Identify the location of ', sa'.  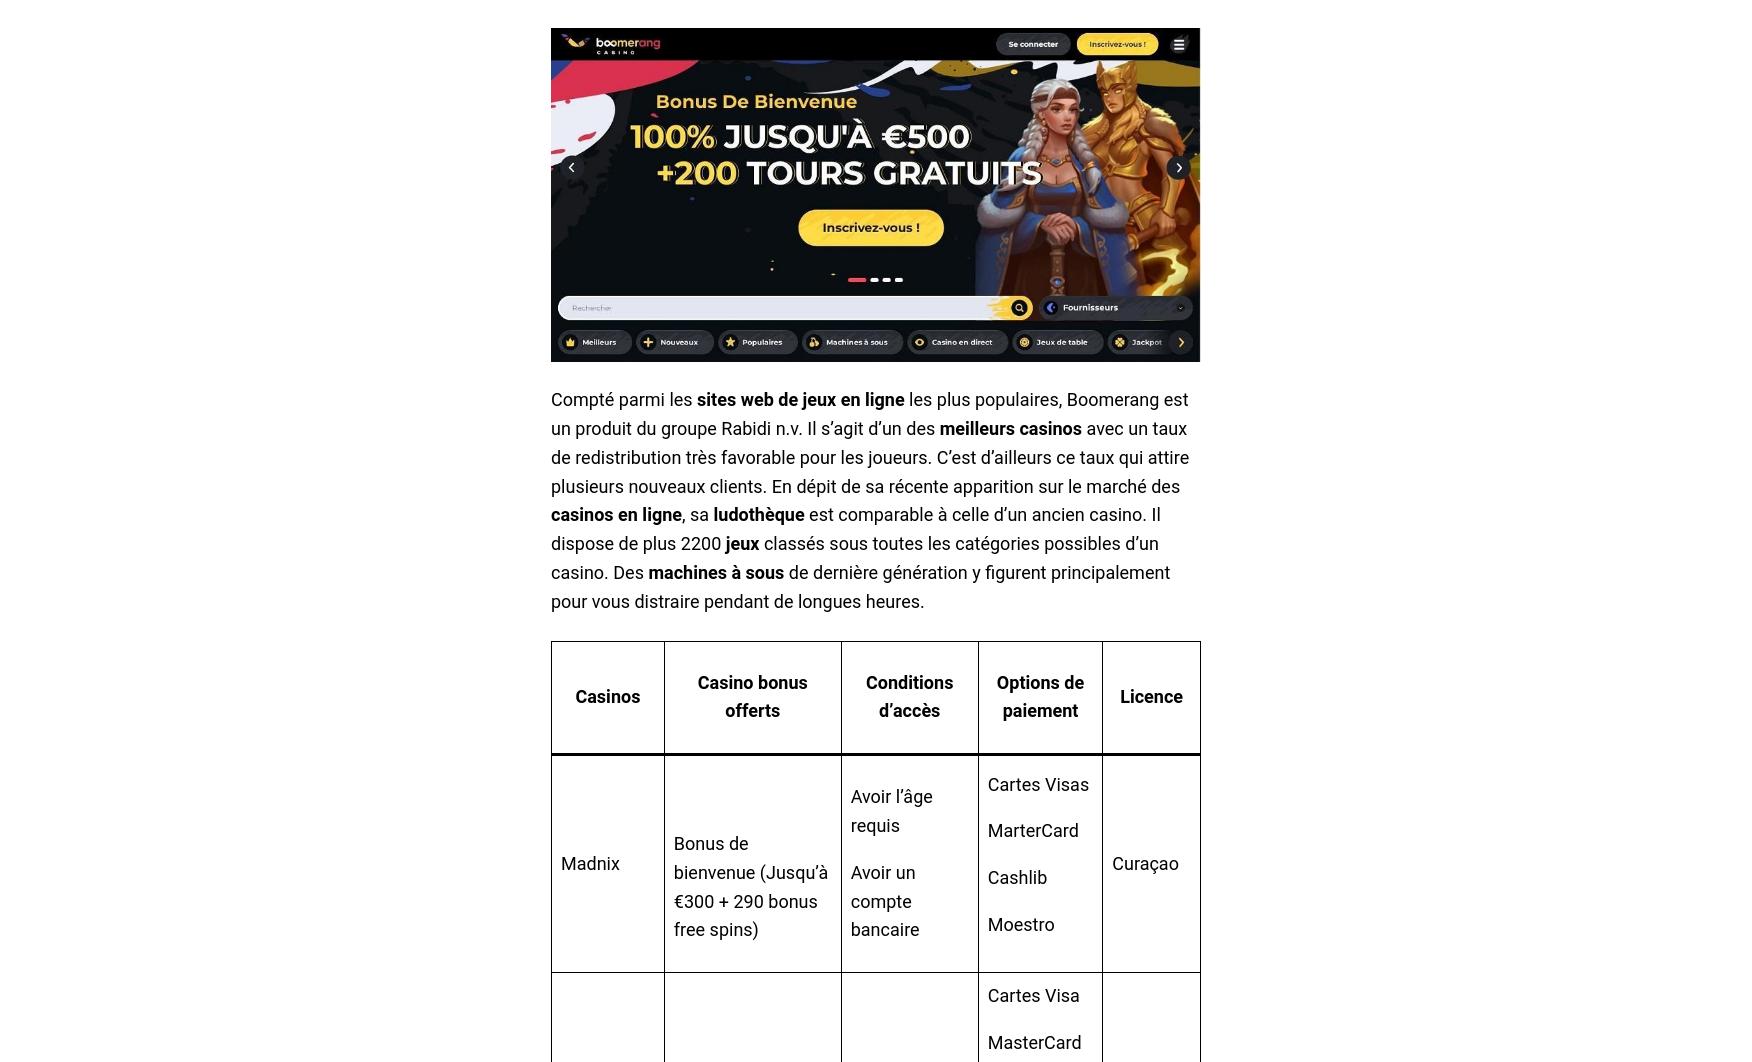
(696, 513).